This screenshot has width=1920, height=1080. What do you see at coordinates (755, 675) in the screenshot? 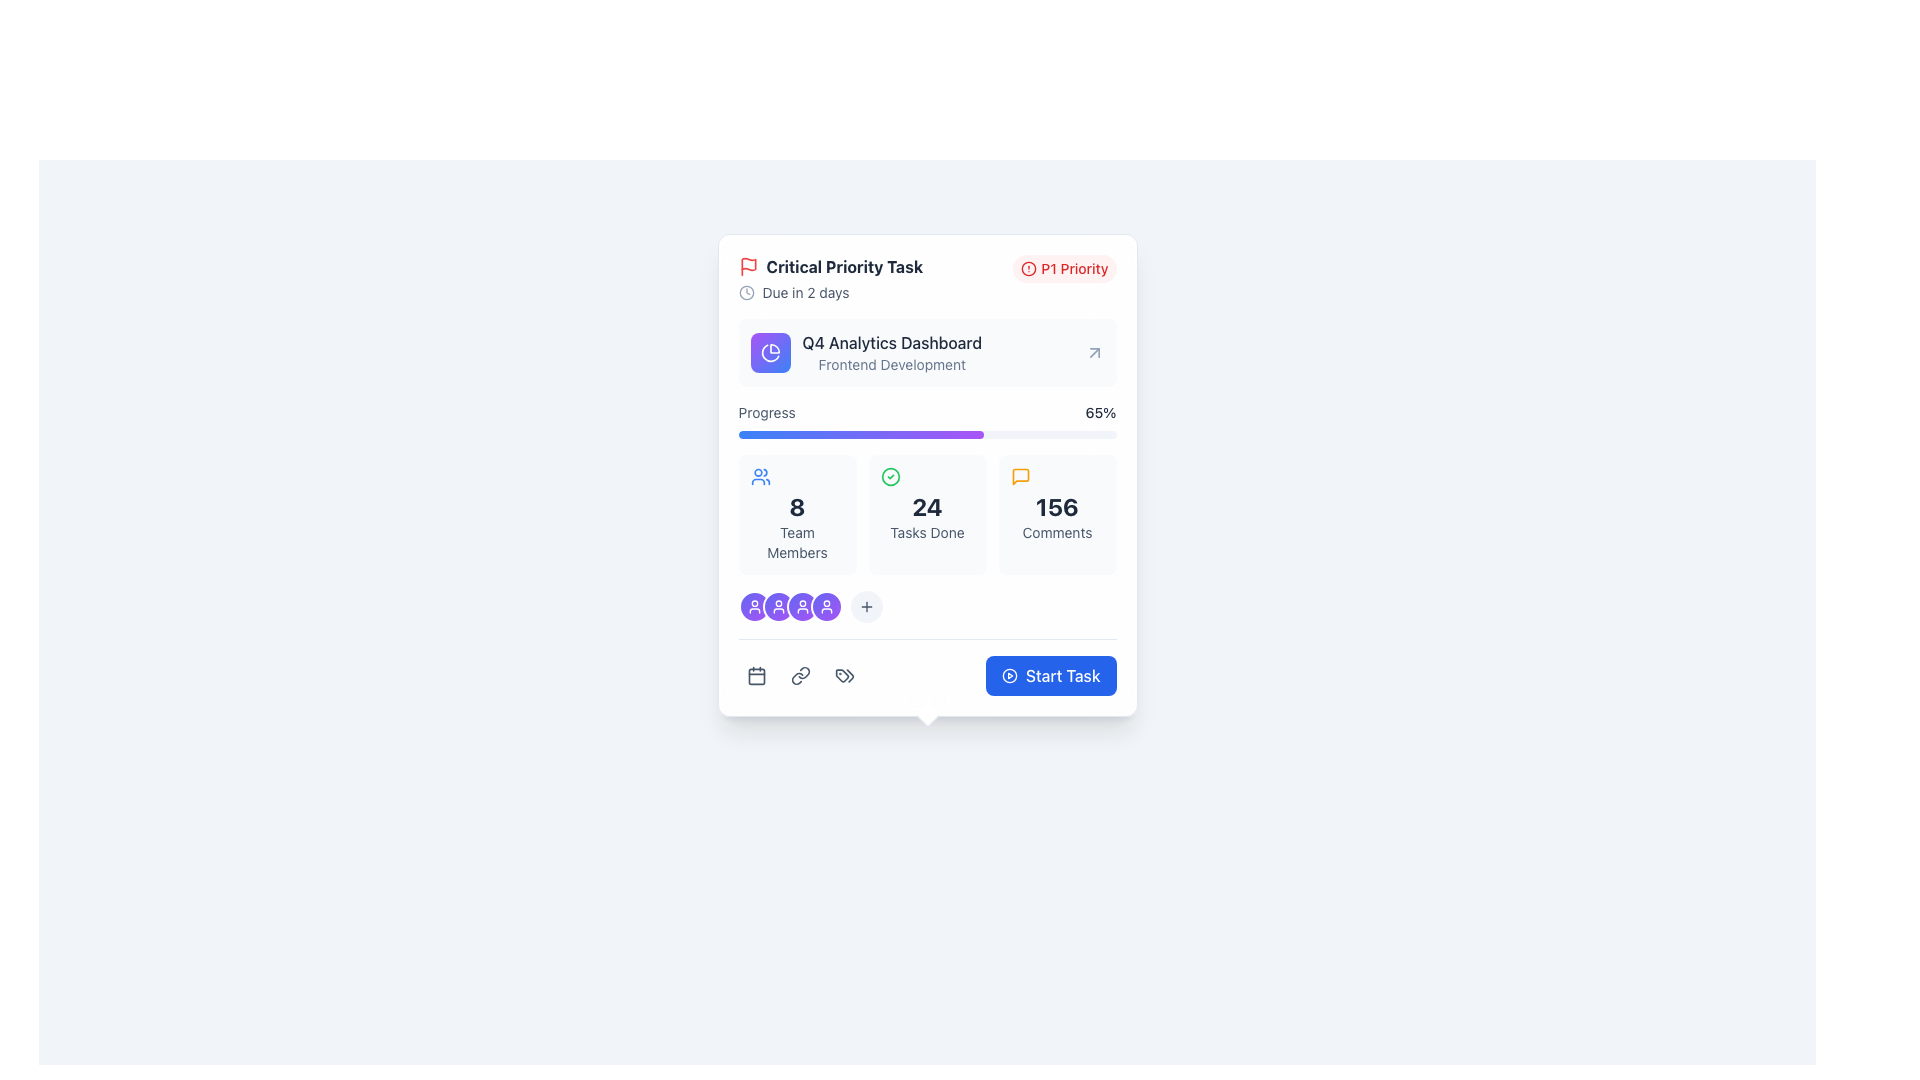
I see `the calendar icon located at the bottom left corner of the card interface` at bounding box center [755, 675].